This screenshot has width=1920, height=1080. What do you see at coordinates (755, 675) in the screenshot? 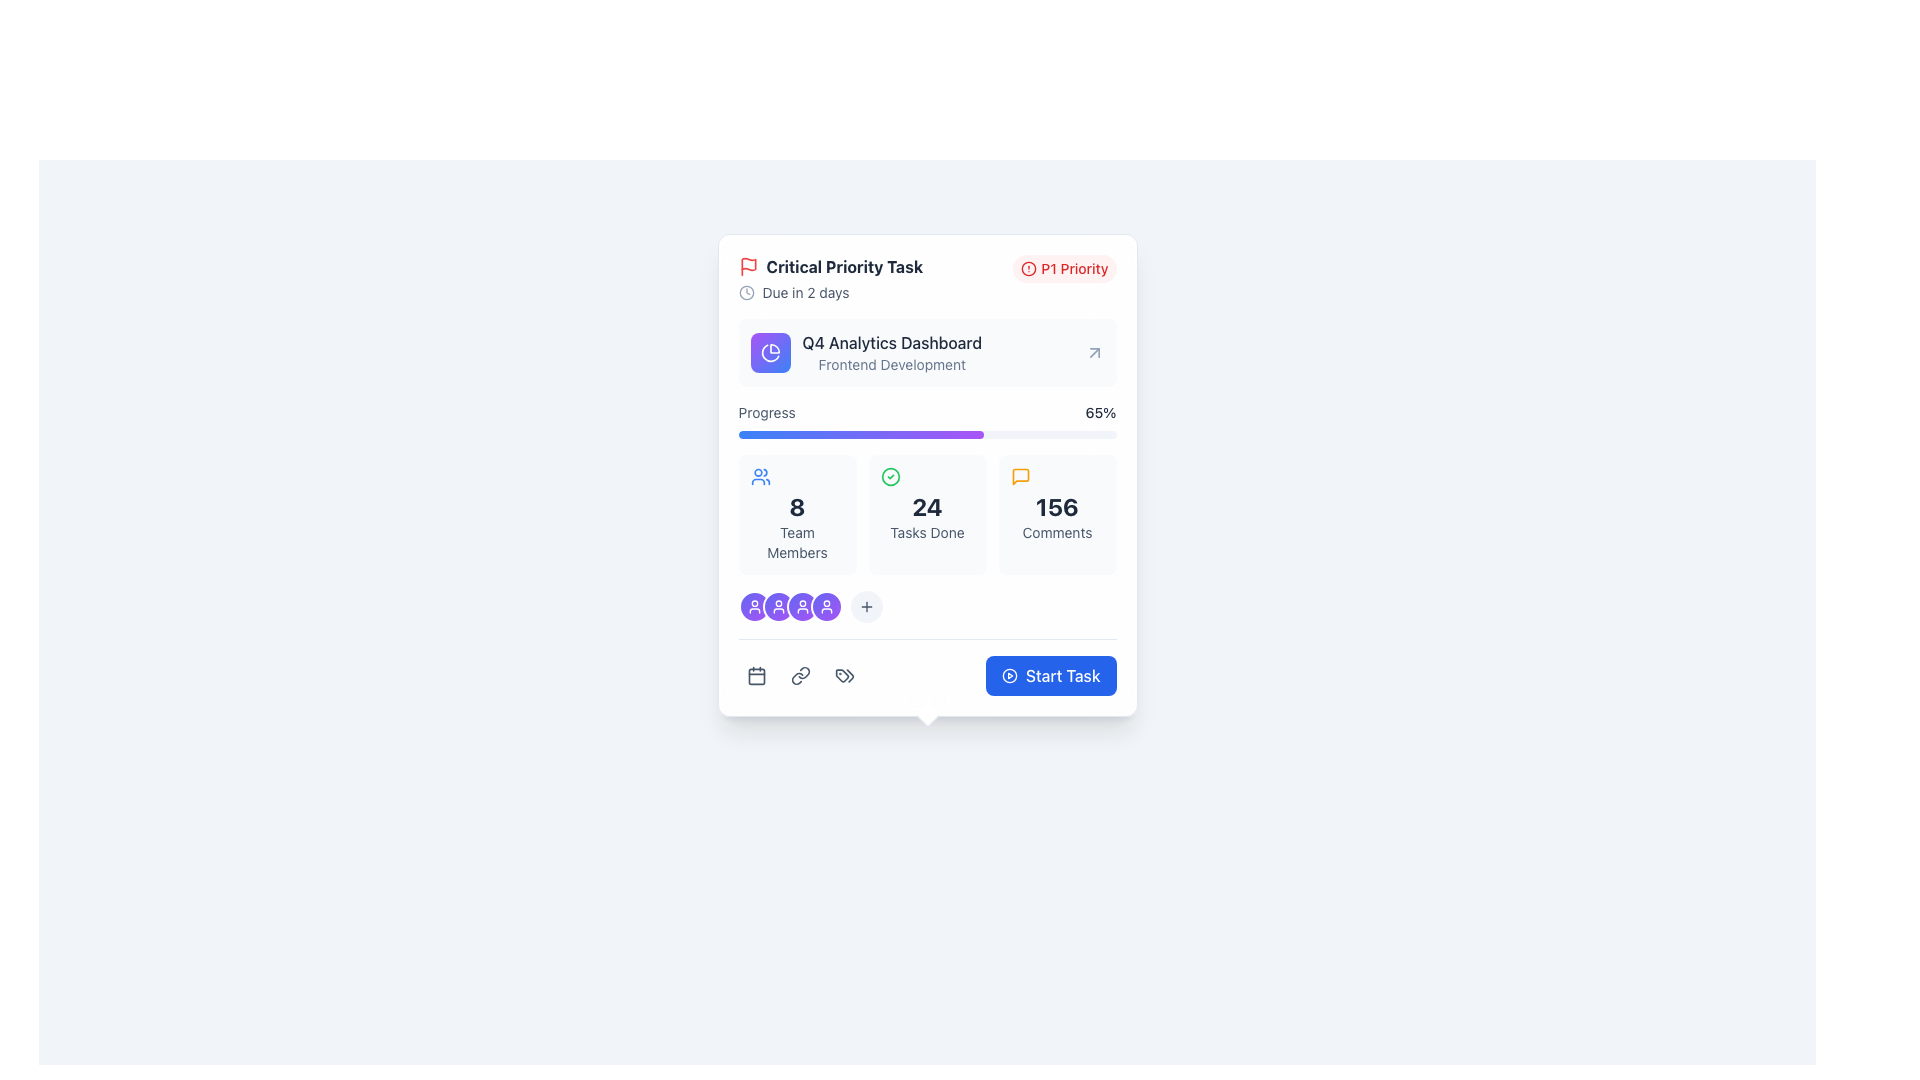
I see `the calendar icon located at the bottom left corner of the card interface` at bounding box center [755, 675].